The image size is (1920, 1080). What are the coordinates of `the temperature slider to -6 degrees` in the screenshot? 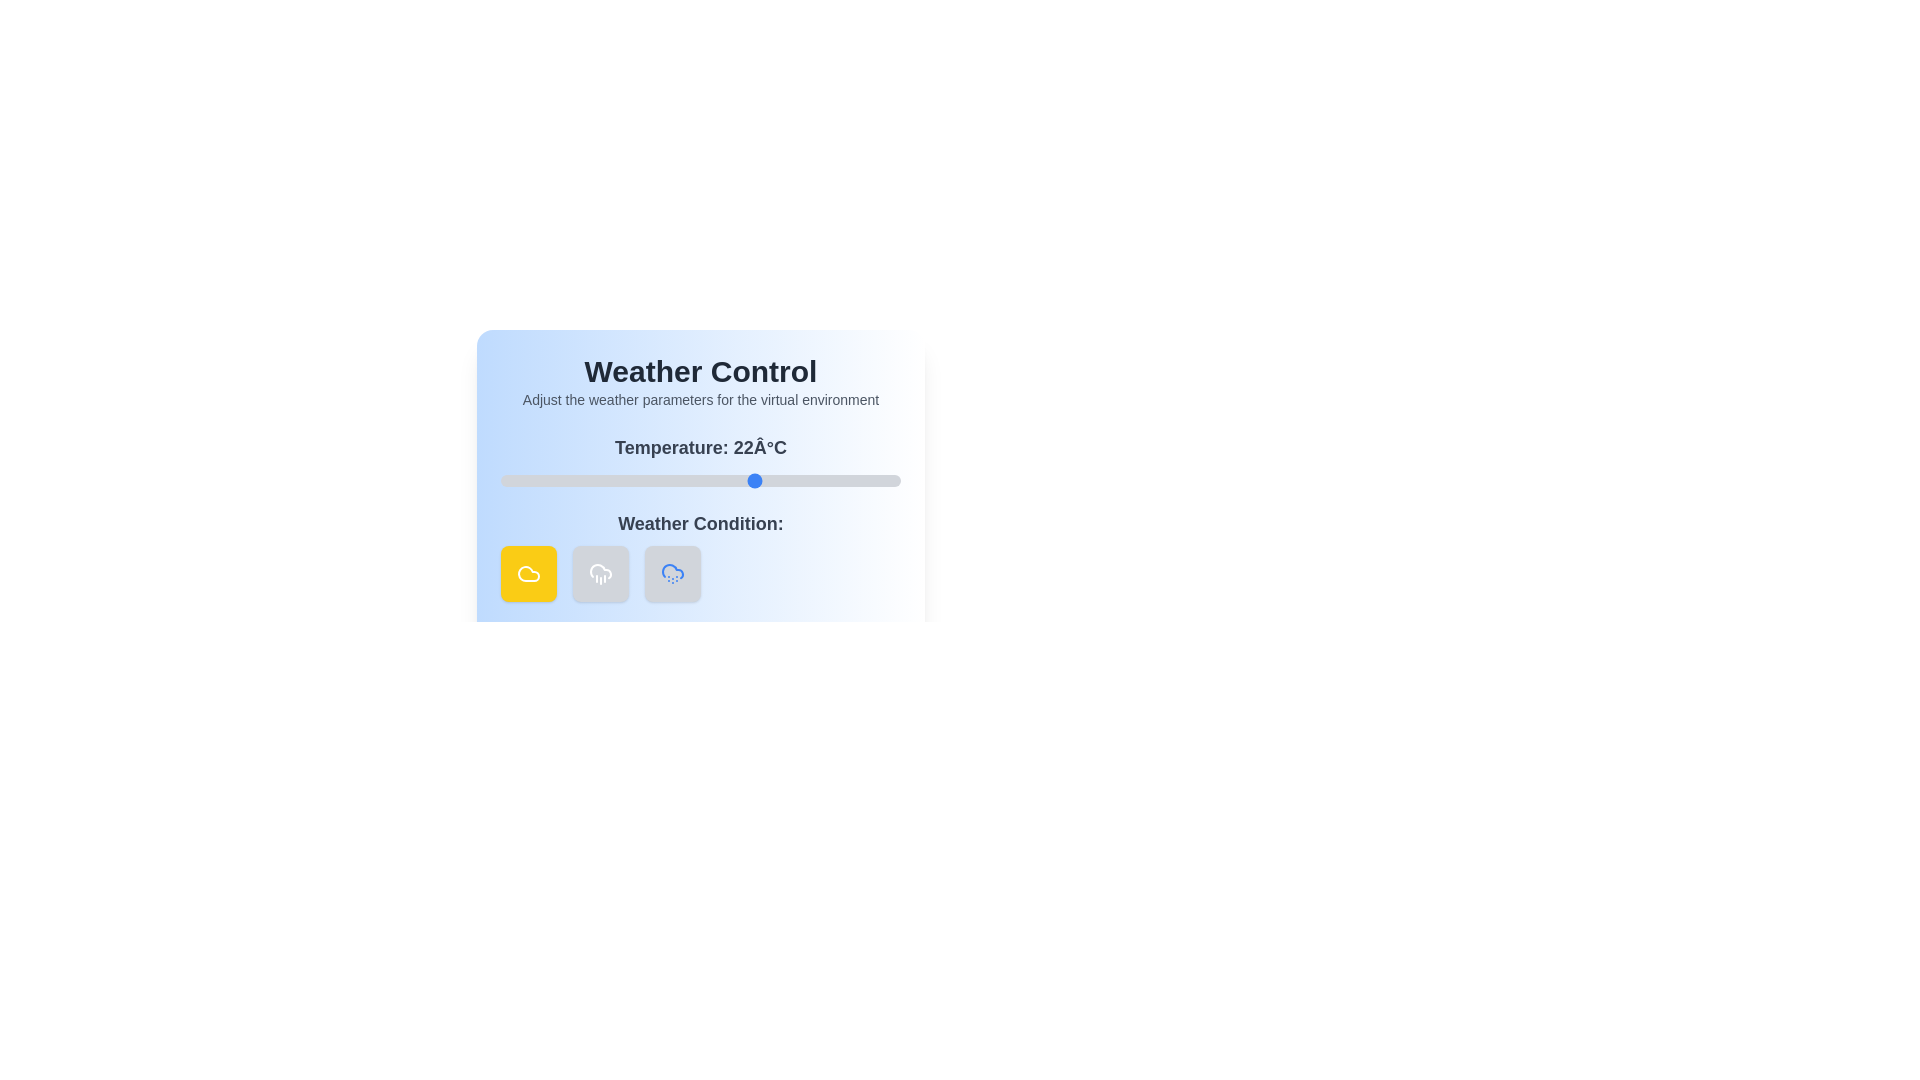 It's located at (532, 481).